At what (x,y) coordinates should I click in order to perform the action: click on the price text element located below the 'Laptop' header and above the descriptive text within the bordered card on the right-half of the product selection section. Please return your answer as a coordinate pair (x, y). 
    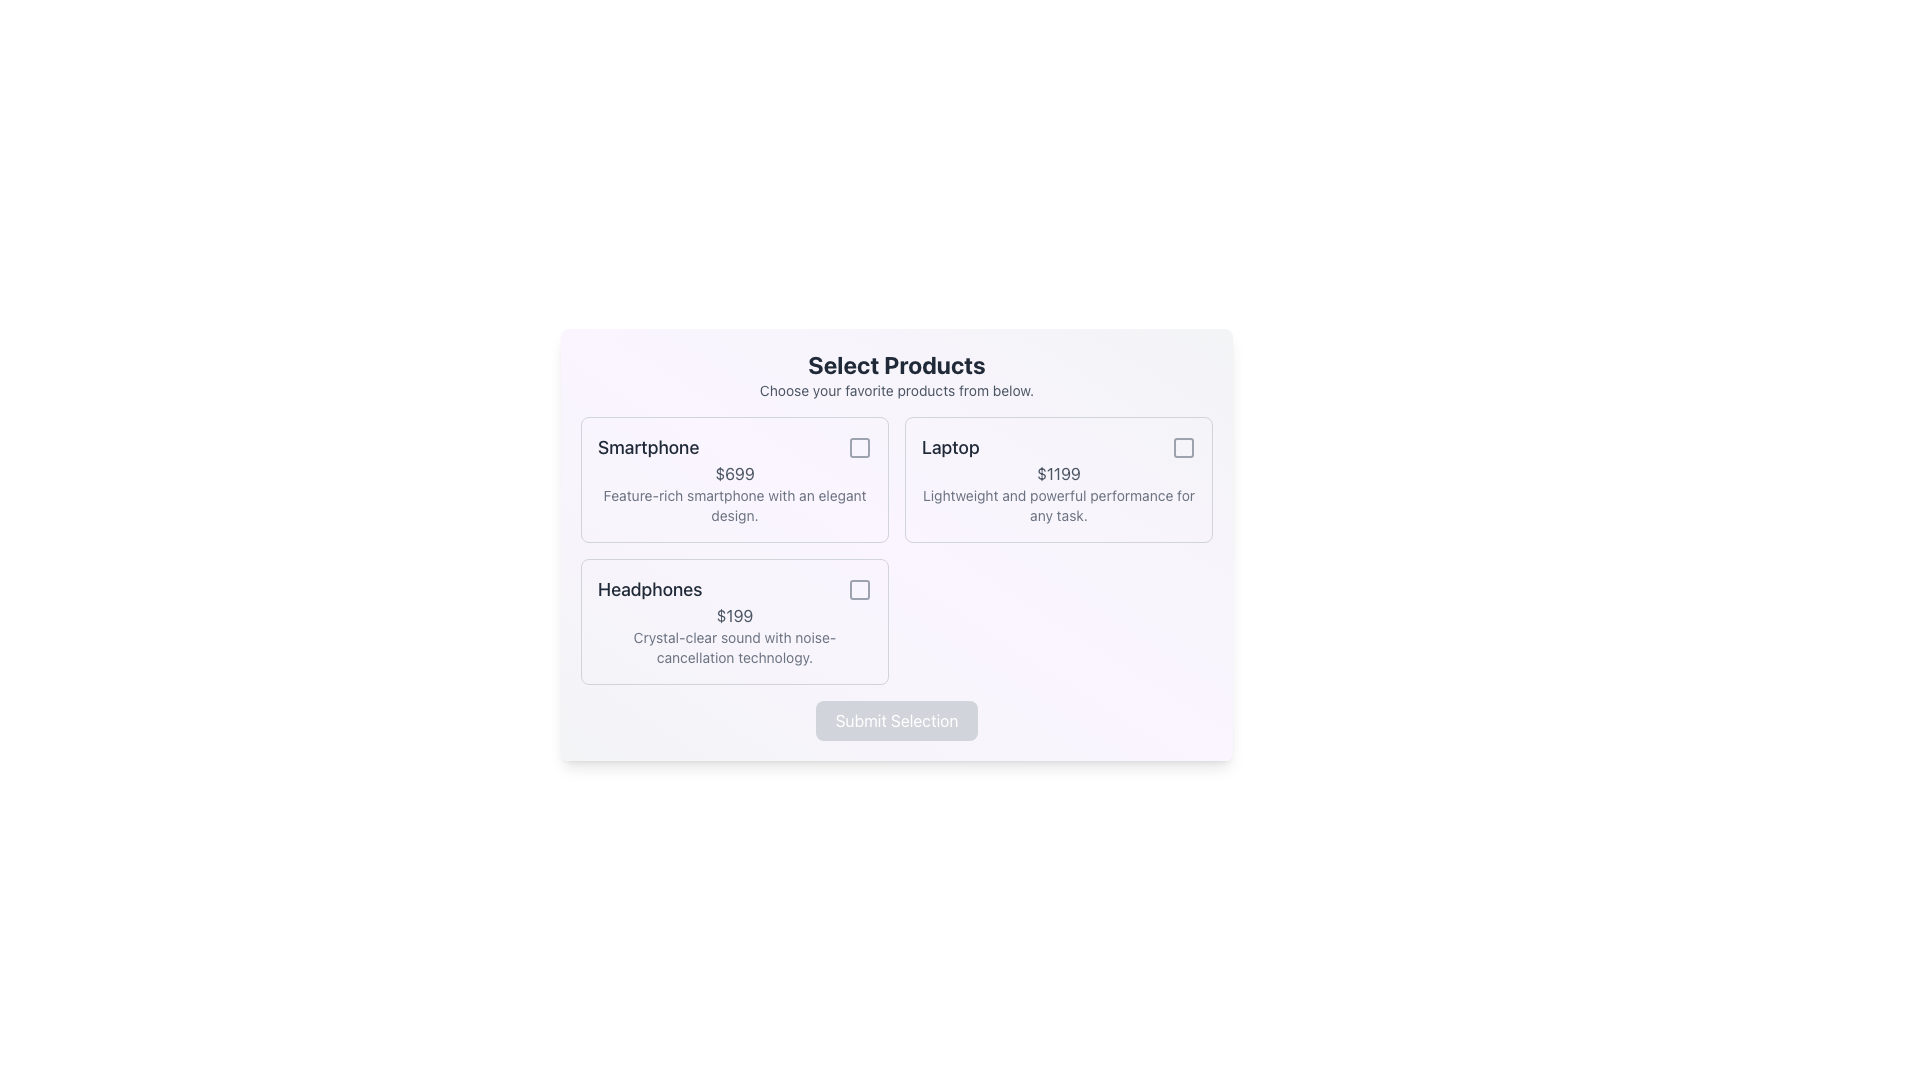
    Looking at the image, I should click on (1058, 474).